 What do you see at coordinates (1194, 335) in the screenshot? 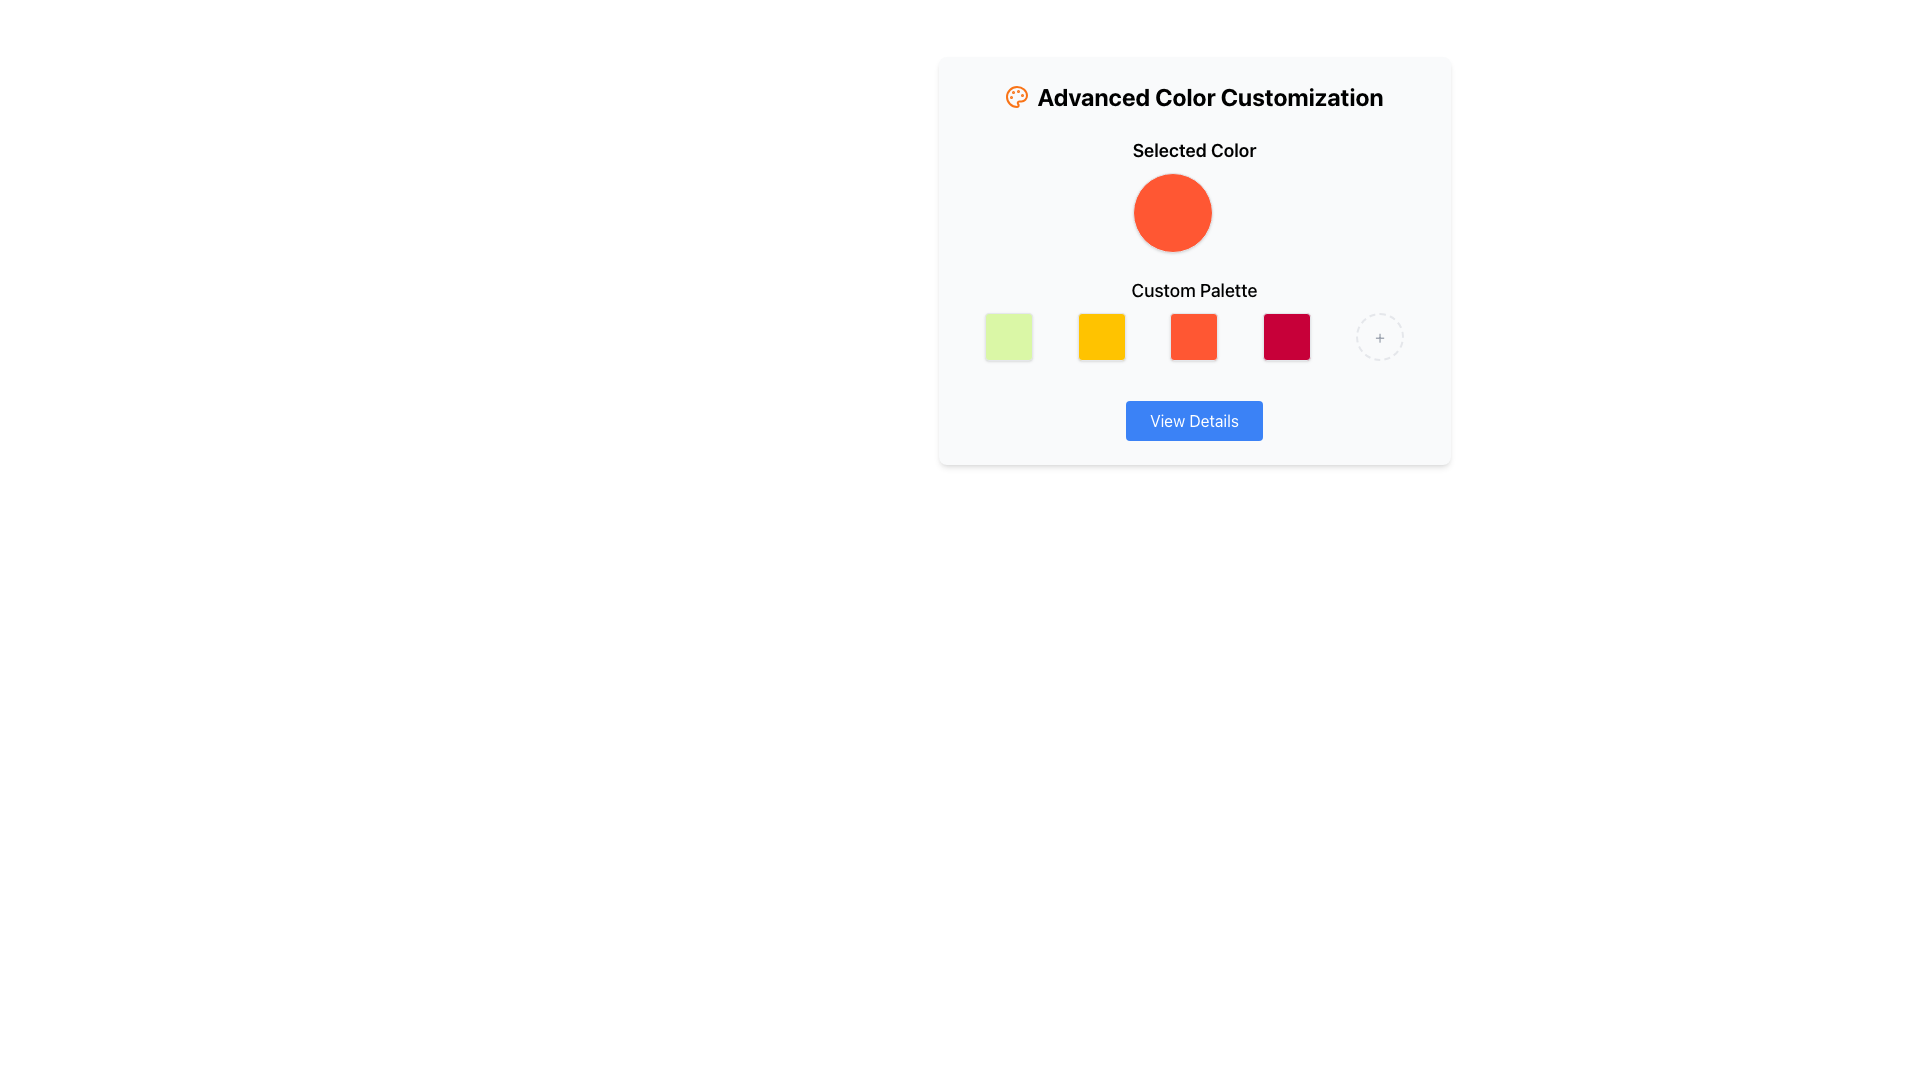
I see `the third selectable color swatch in the custom color palette` at bounding box center [1194, 335].